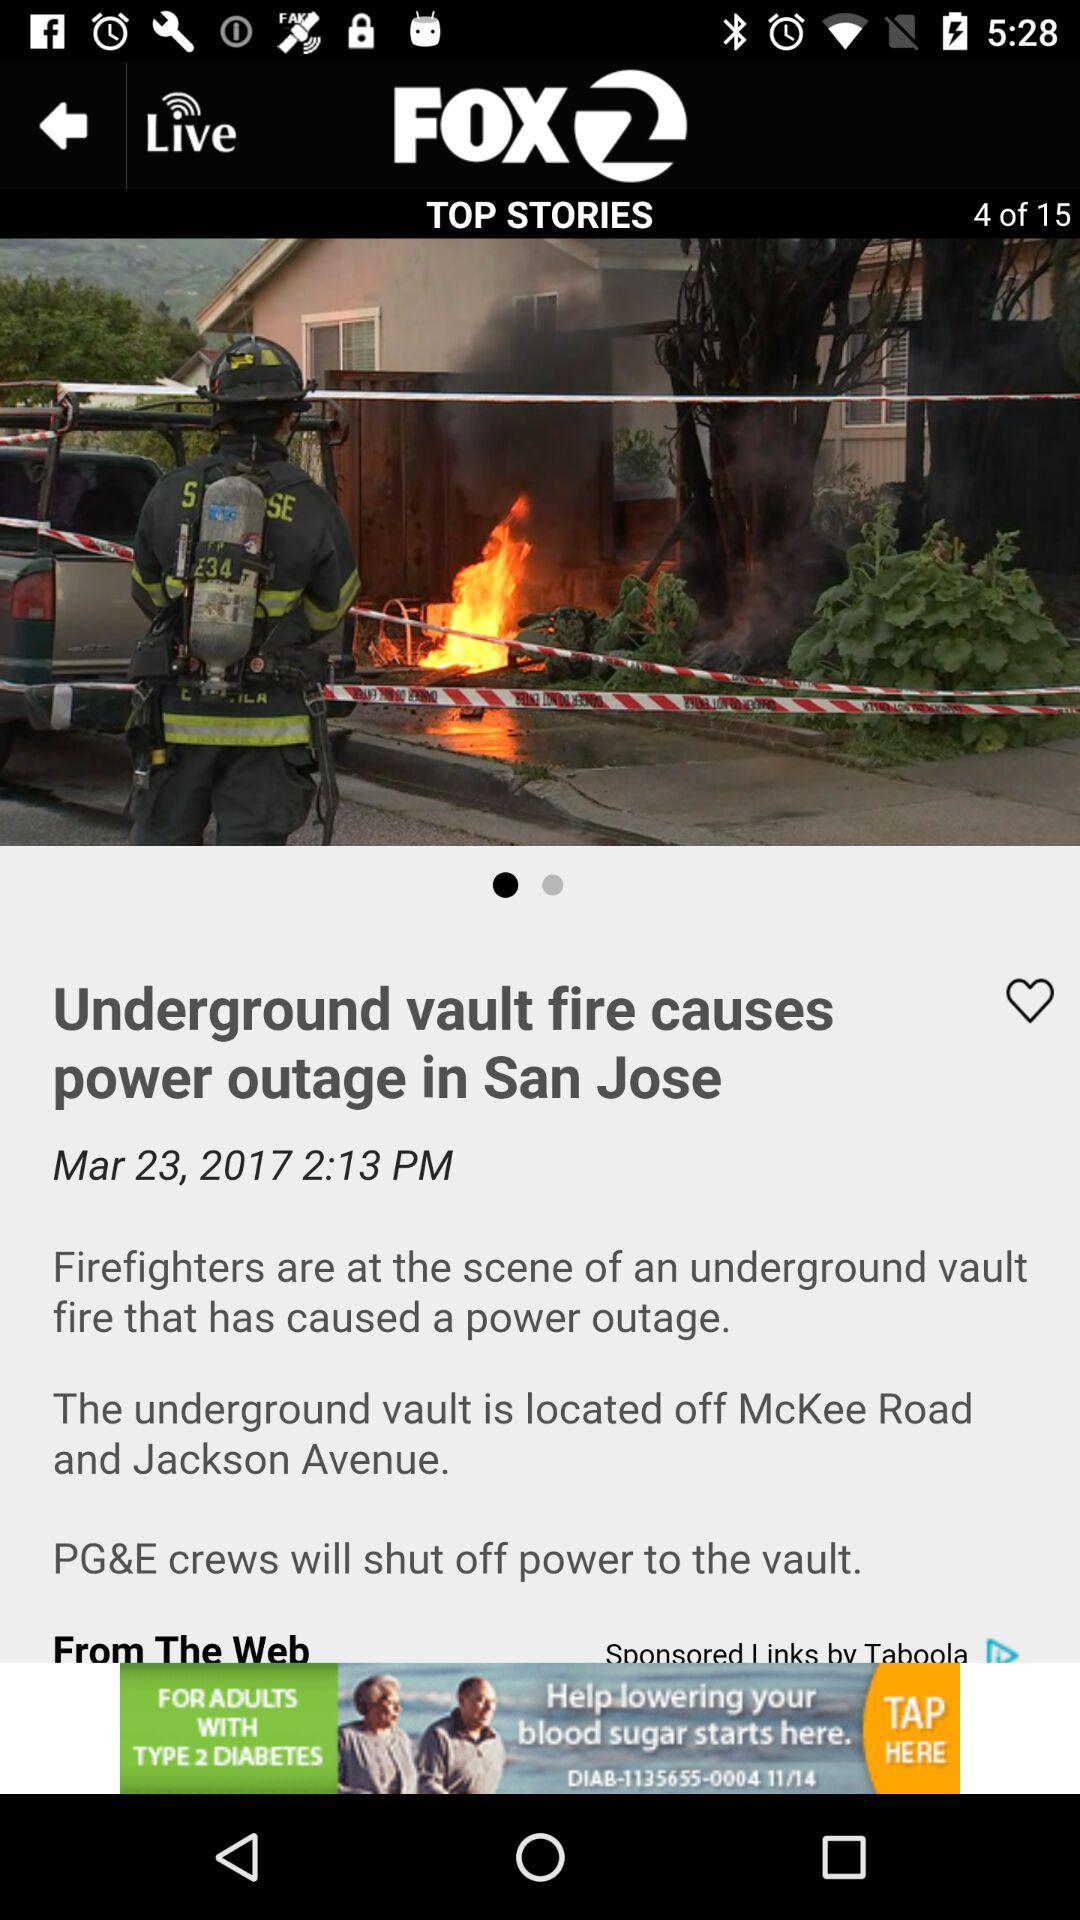 The height and width of the screenshot is (1920, 1080). I want to click on the arrow_backward icon, so click(61, 124).